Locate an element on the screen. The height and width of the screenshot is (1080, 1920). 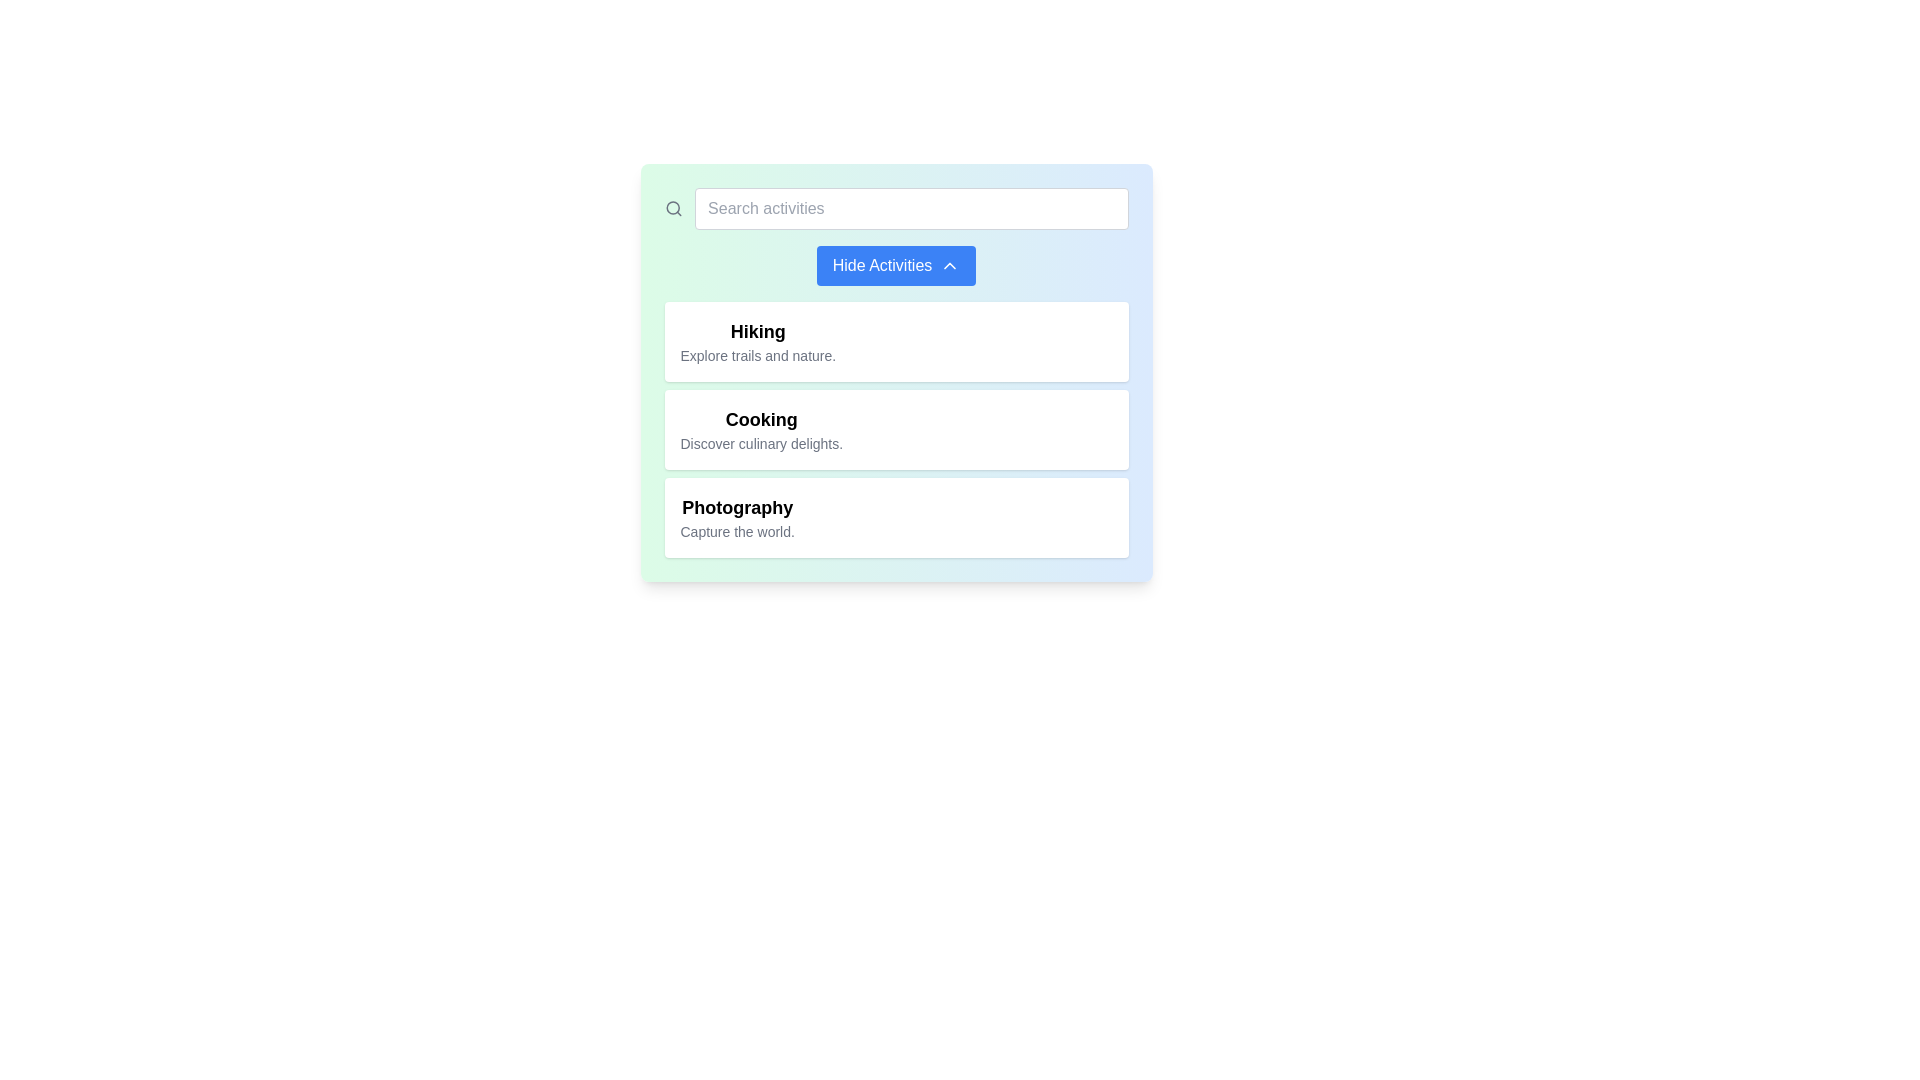
the text field containing the phrase 'Capture the world.' which is styled in a small gray font and positioned below the 'Photography' label is located at coordinates (736, 531).